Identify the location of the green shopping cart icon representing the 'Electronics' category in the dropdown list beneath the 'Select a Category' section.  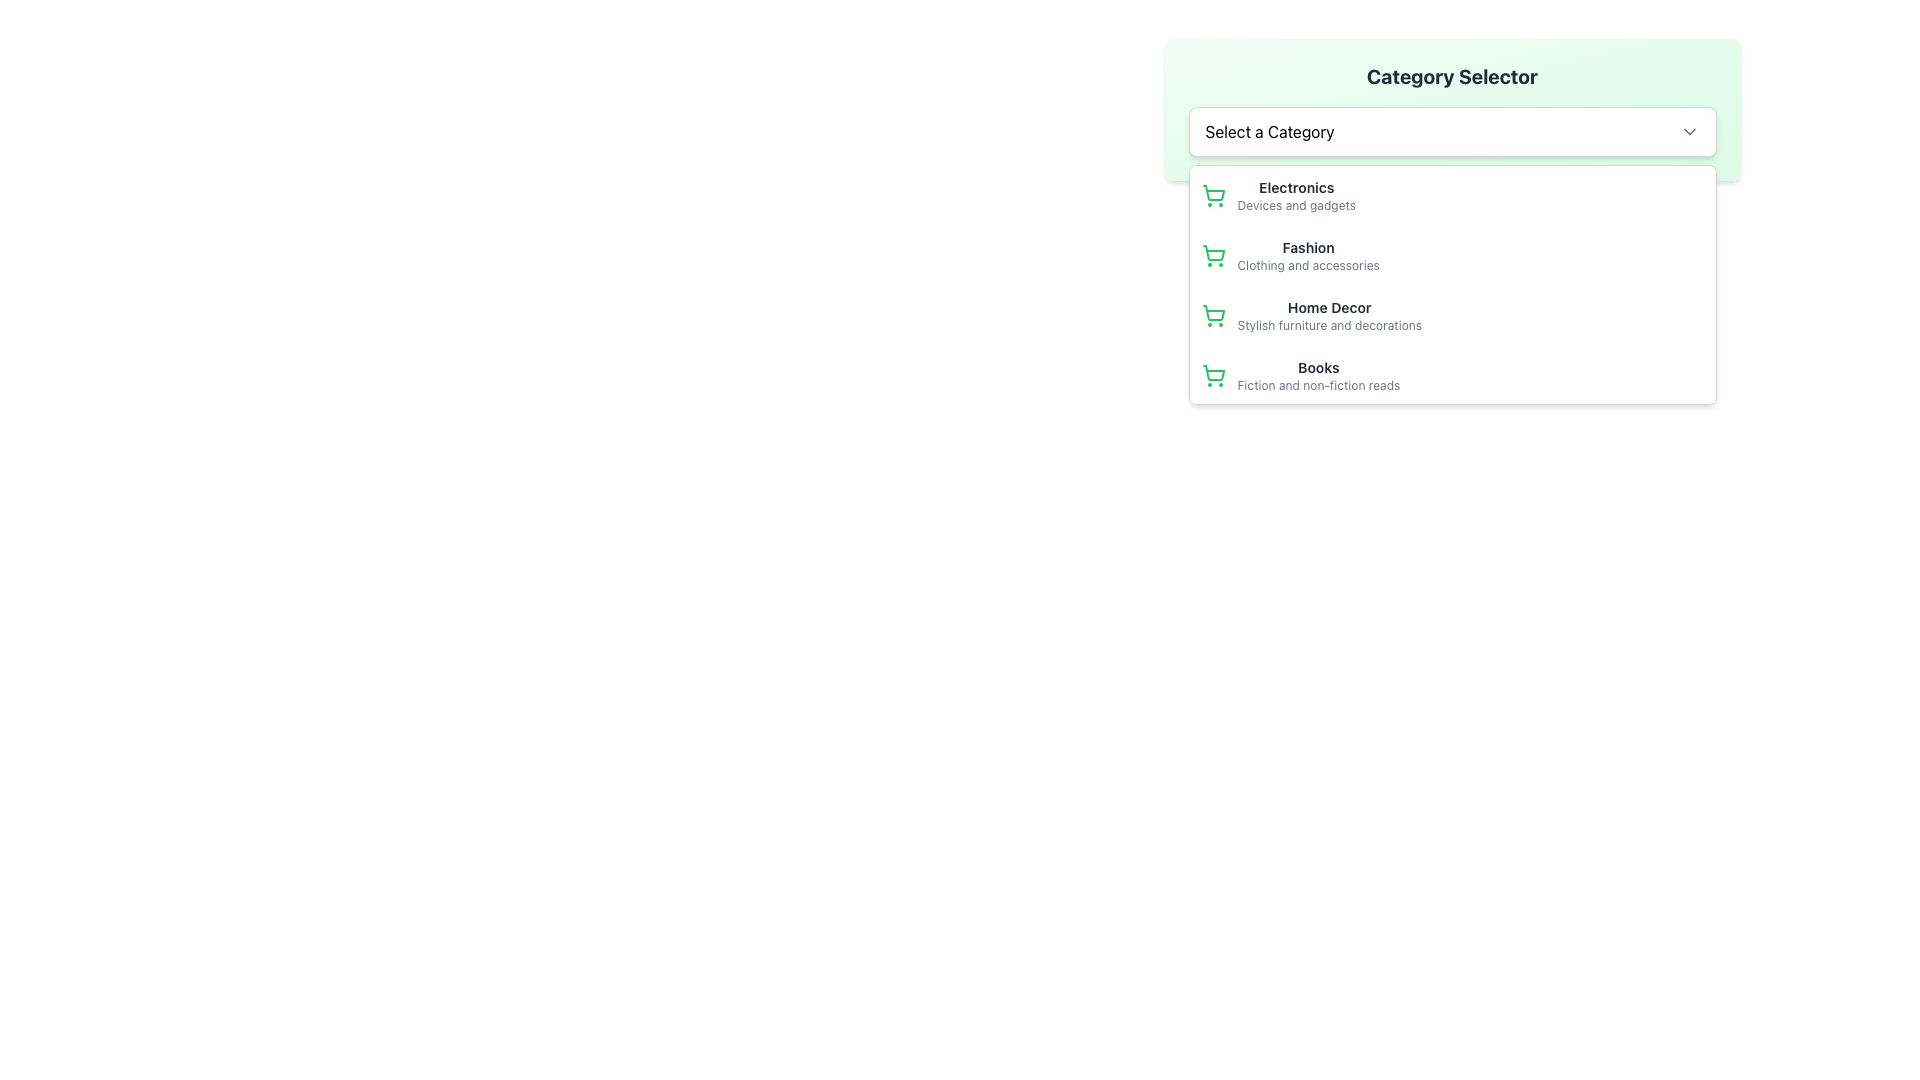
(1212, 196).